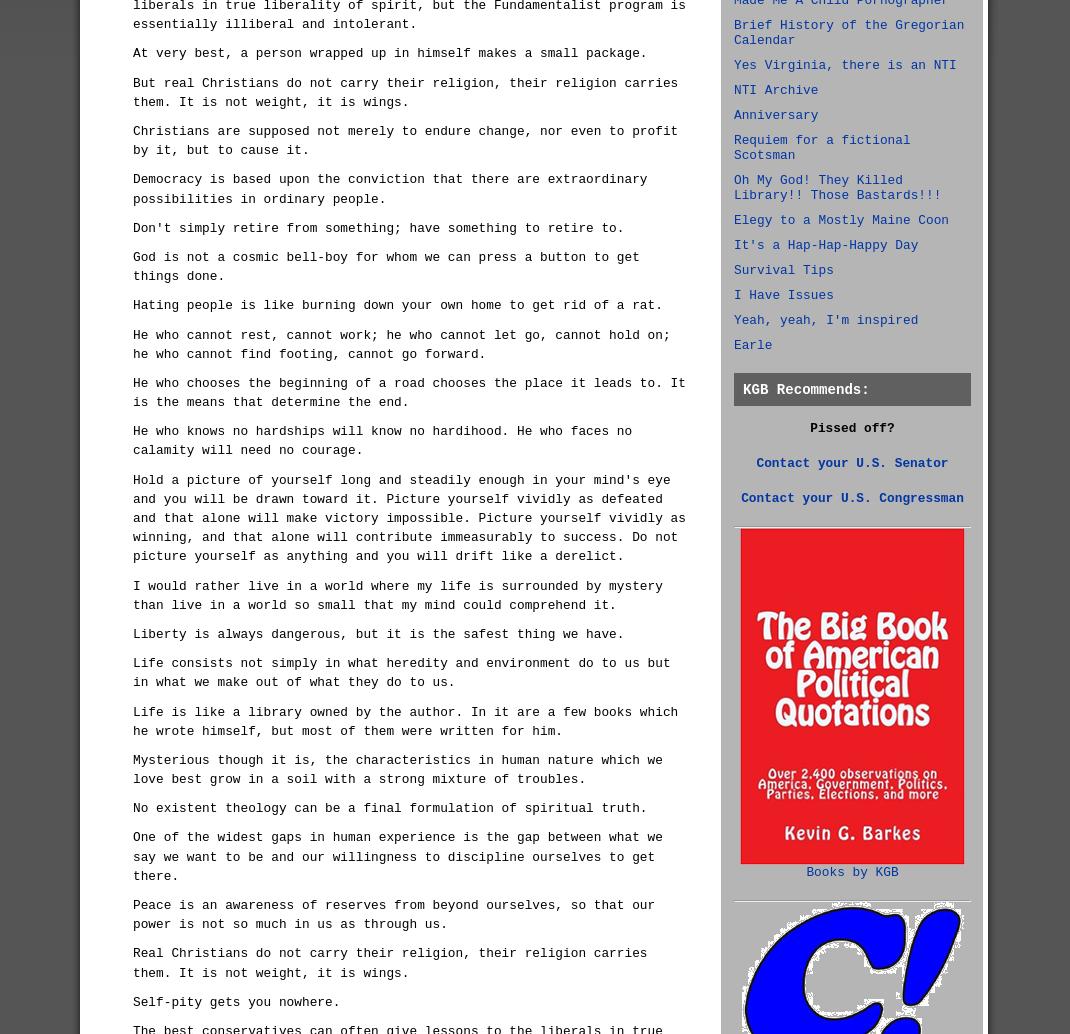 Image resolution: width=1070 pixels, height=1034 pixels. What do you see at coordinates (849, 32) in the screenshot?
I see `'Brief History of the Gregorian Calendar'` at bounding box center [849, 32].